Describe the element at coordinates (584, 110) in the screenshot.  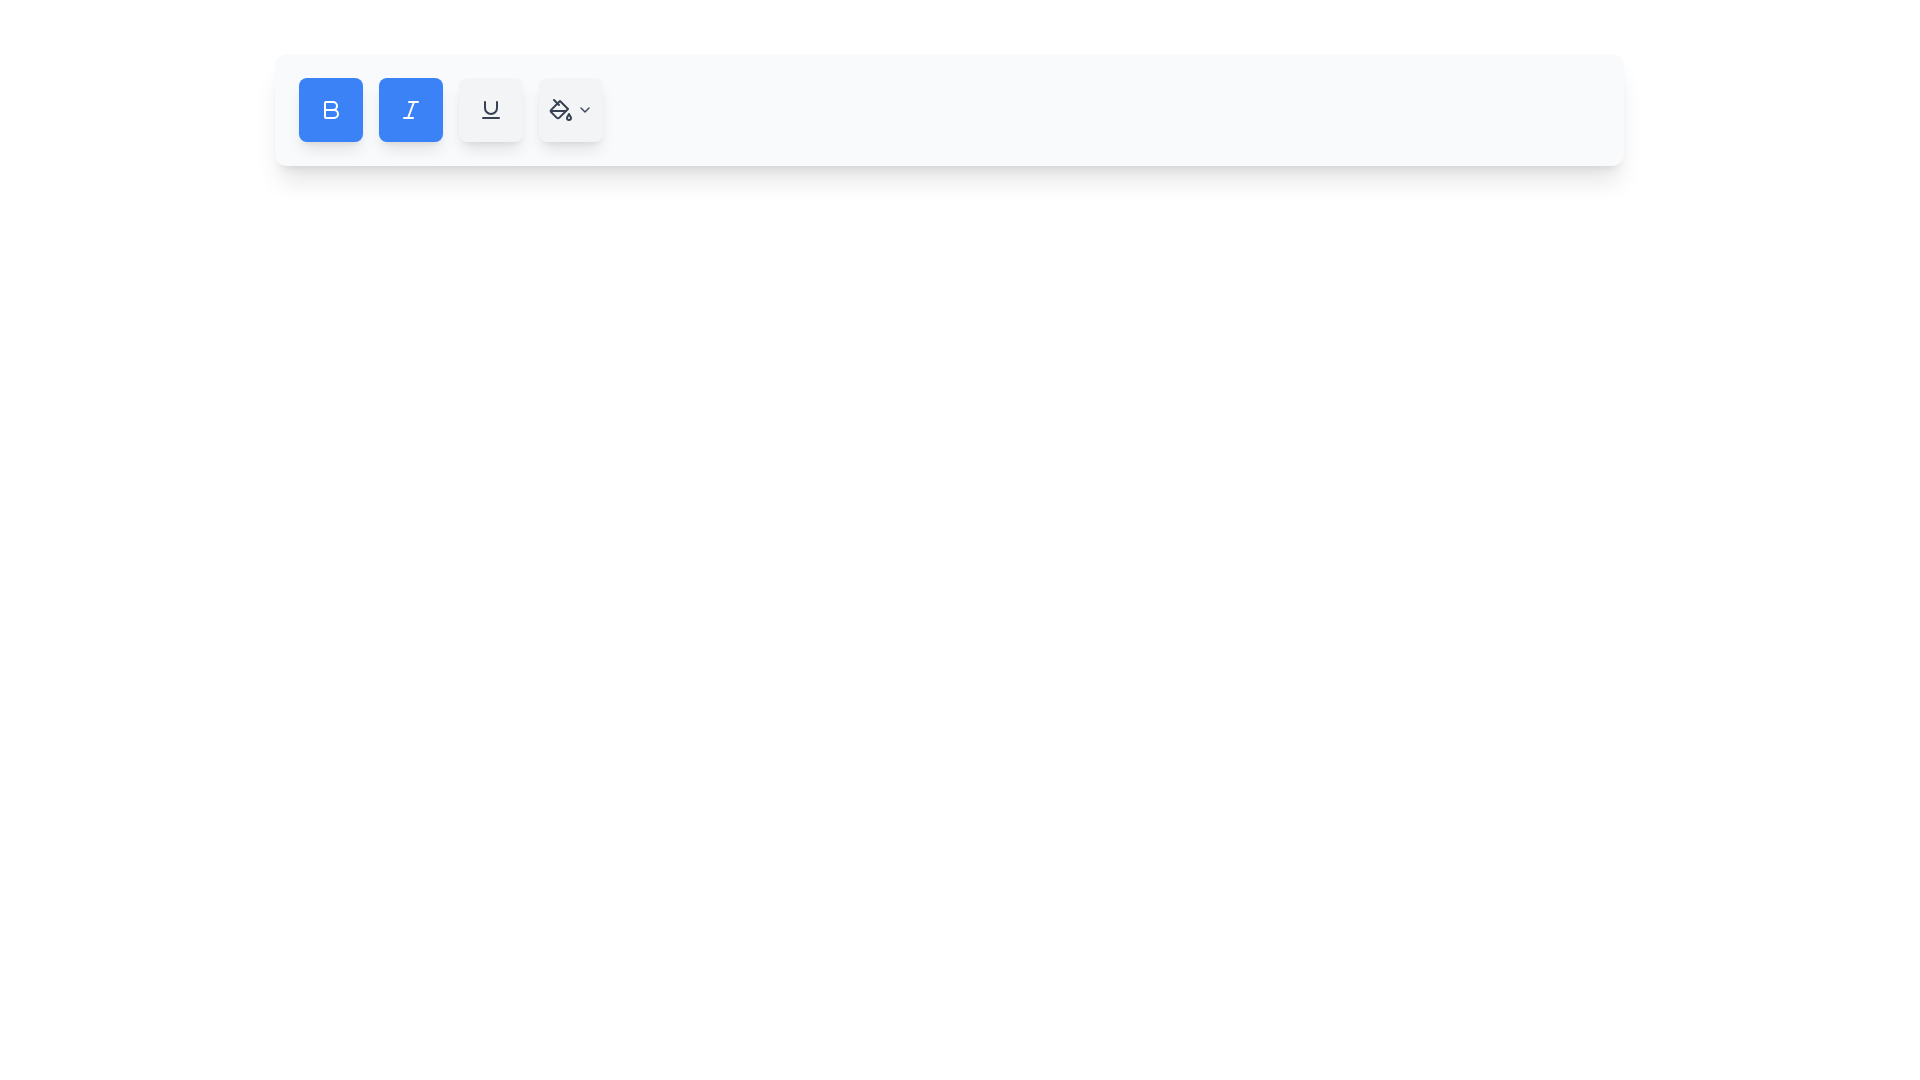
I see `the downward chevron icon in the top toolbar` at that location.